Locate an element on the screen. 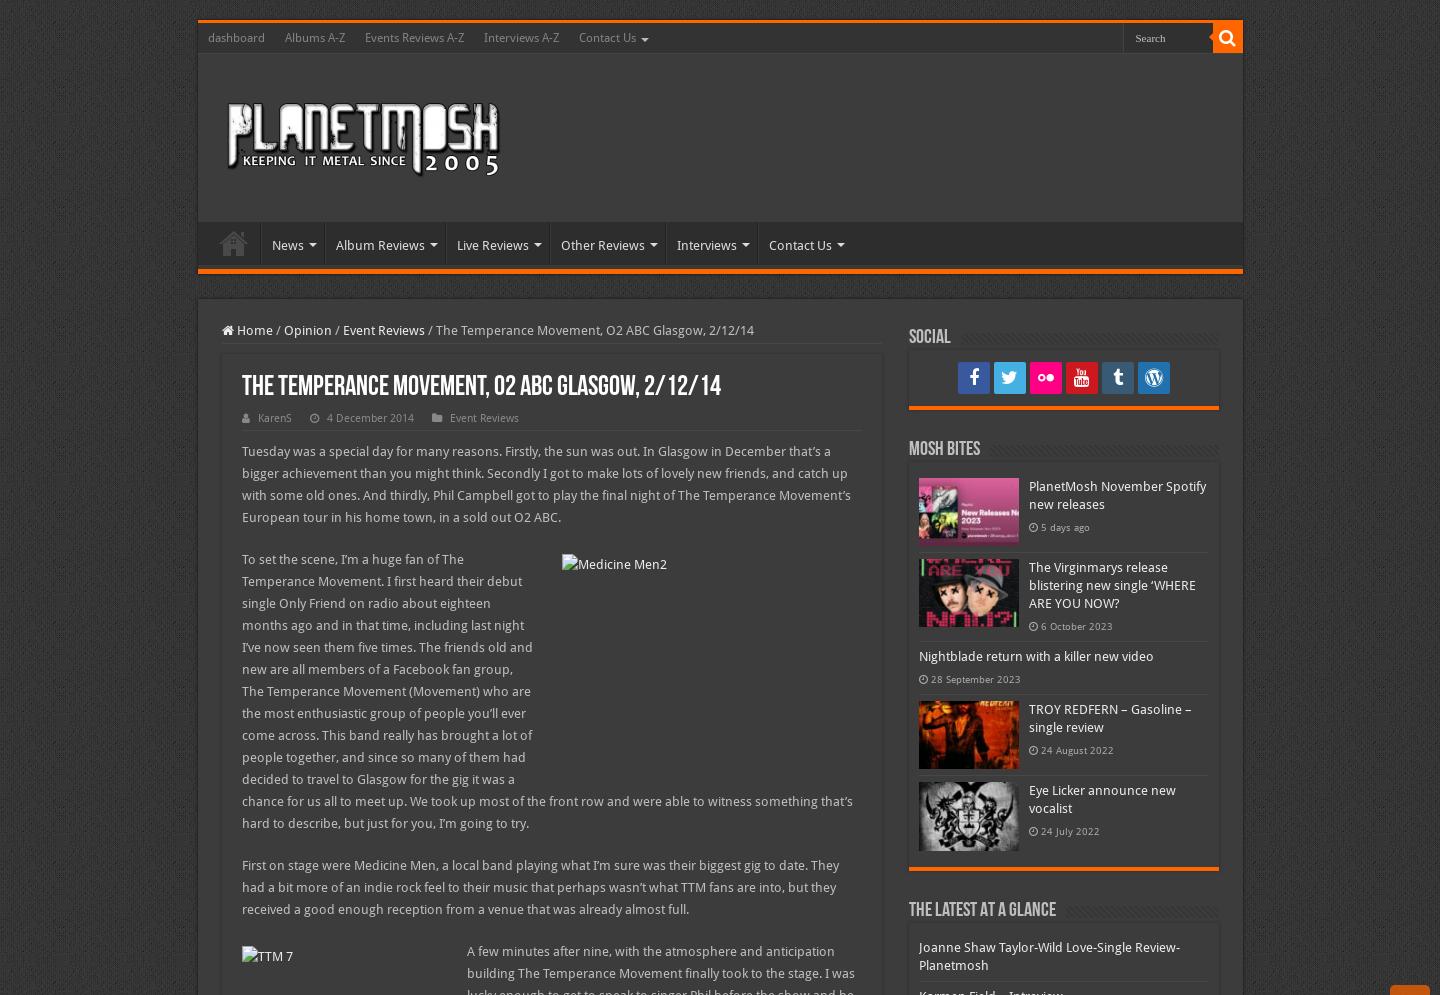 Image resolution: width=1440 pixels, height=995 pixels. 'First on stage were Medicine Men, a local band playing what I’m sure was their biggest gig to date. They had a bit more of an indie rock feel to their music that perhaps wasn’t what TTM fans are into, but they received a good enough reception from a venue that was already almost full.' is located at coordinates (240, 886).